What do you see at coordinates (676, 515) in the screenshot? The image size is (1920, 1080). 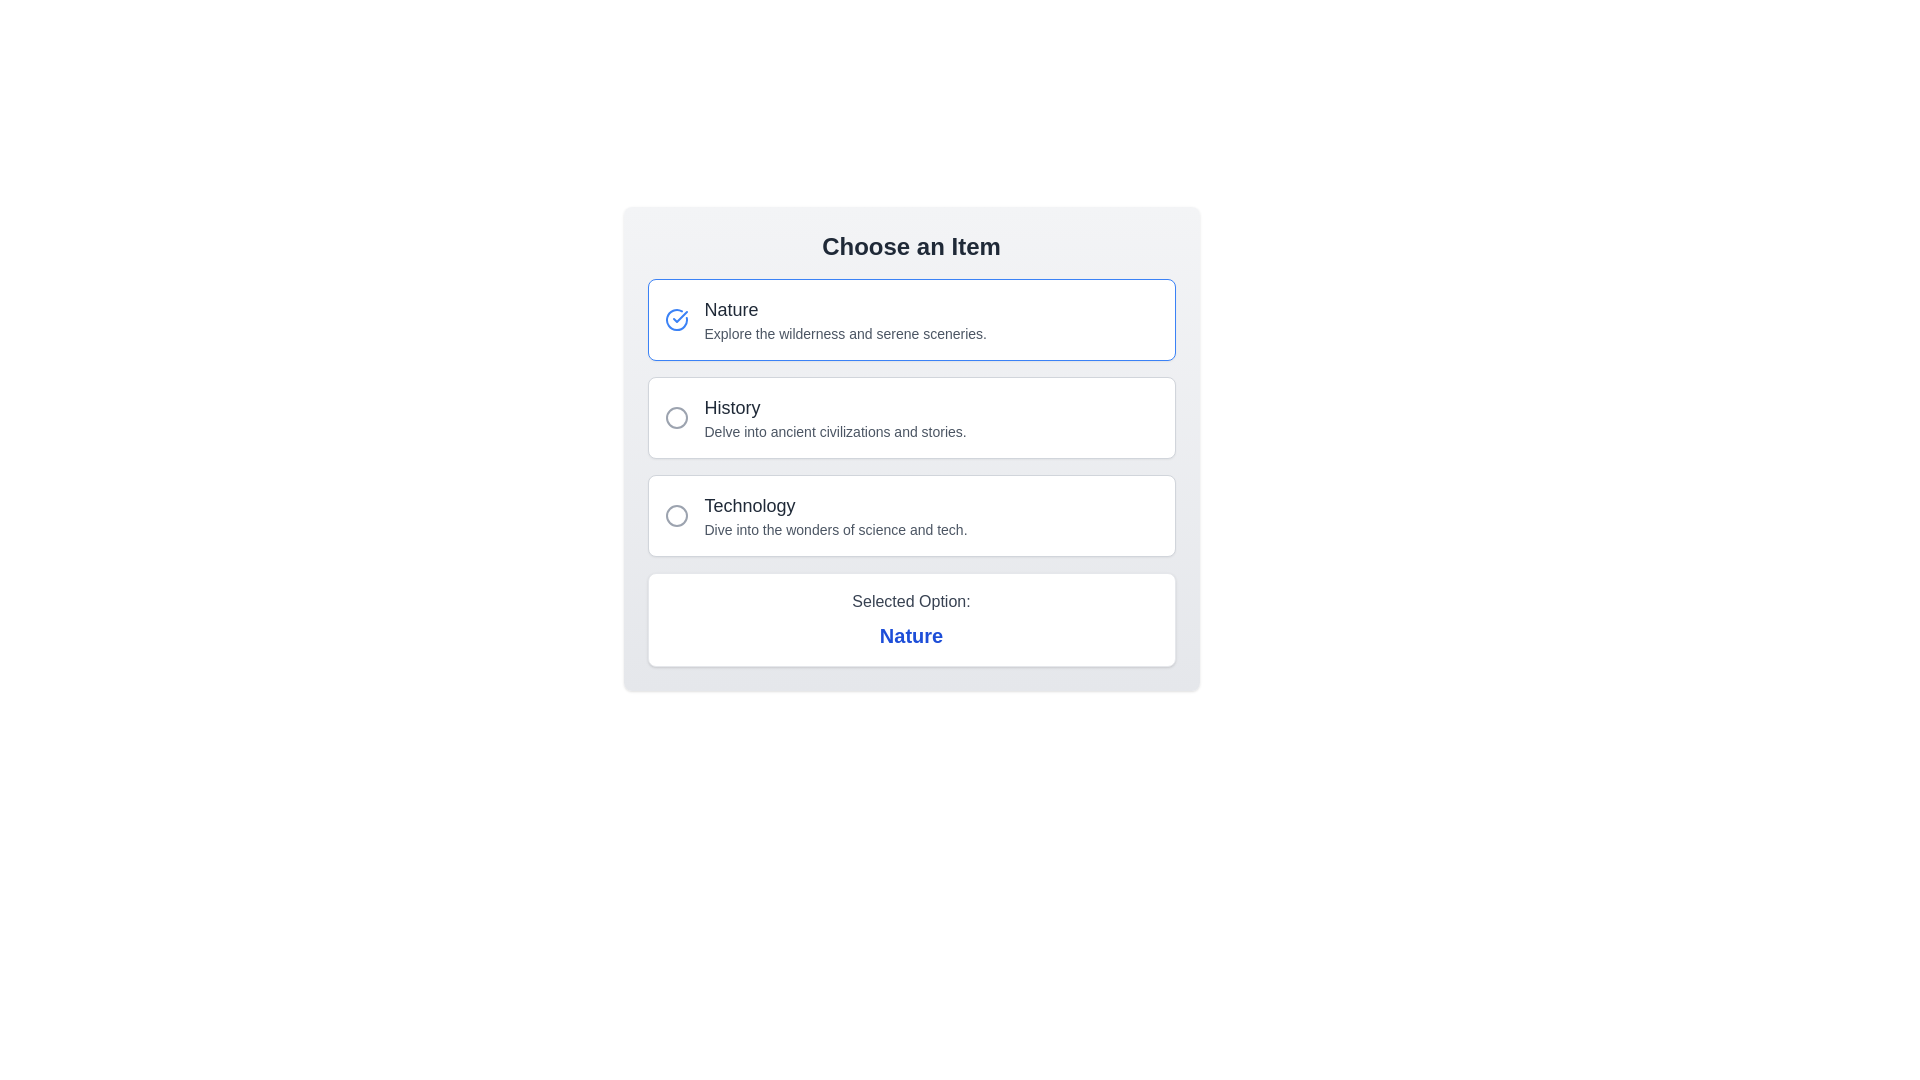 I see `the Circle icon with a gray outline located in the 'Technology' section under 'Choose an Item'` at bounding box center [676, 515].